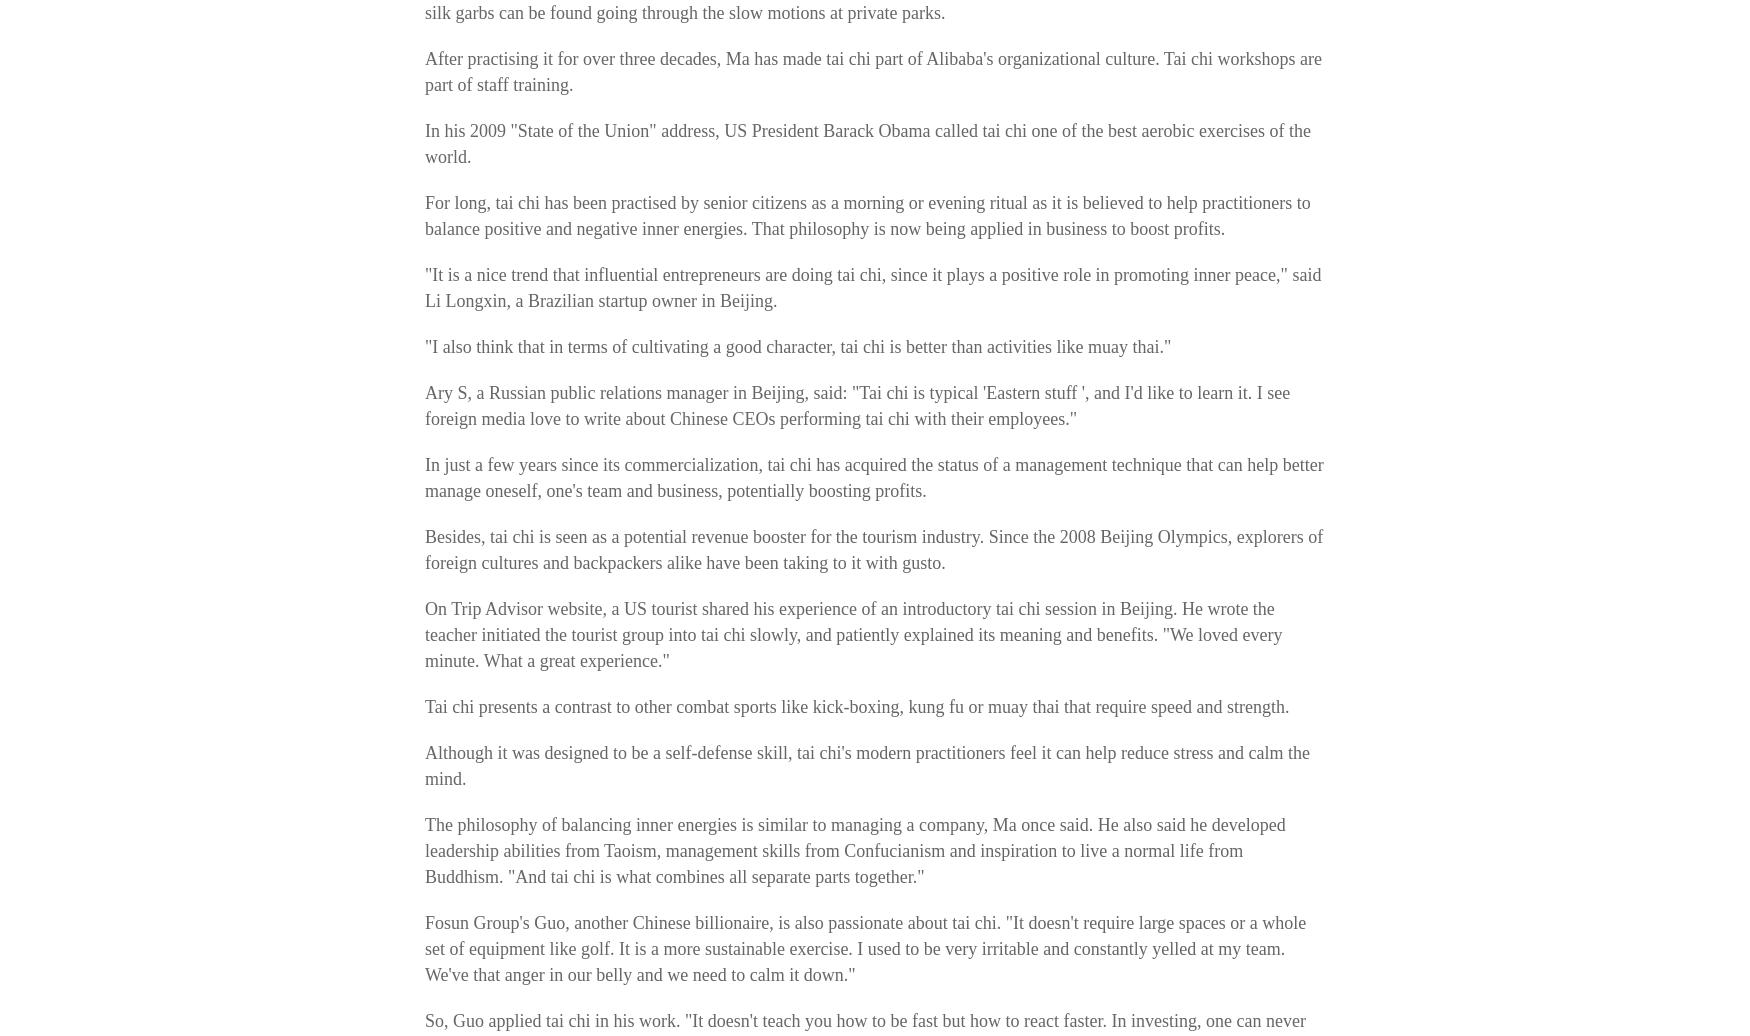 This screenshot has height=1036, width=1750. I want to click on 'Tai chi presents a contrast to other combat sports like kick-boxing, kung fu or muay thai that require speed and strength.', so click(856, 706).